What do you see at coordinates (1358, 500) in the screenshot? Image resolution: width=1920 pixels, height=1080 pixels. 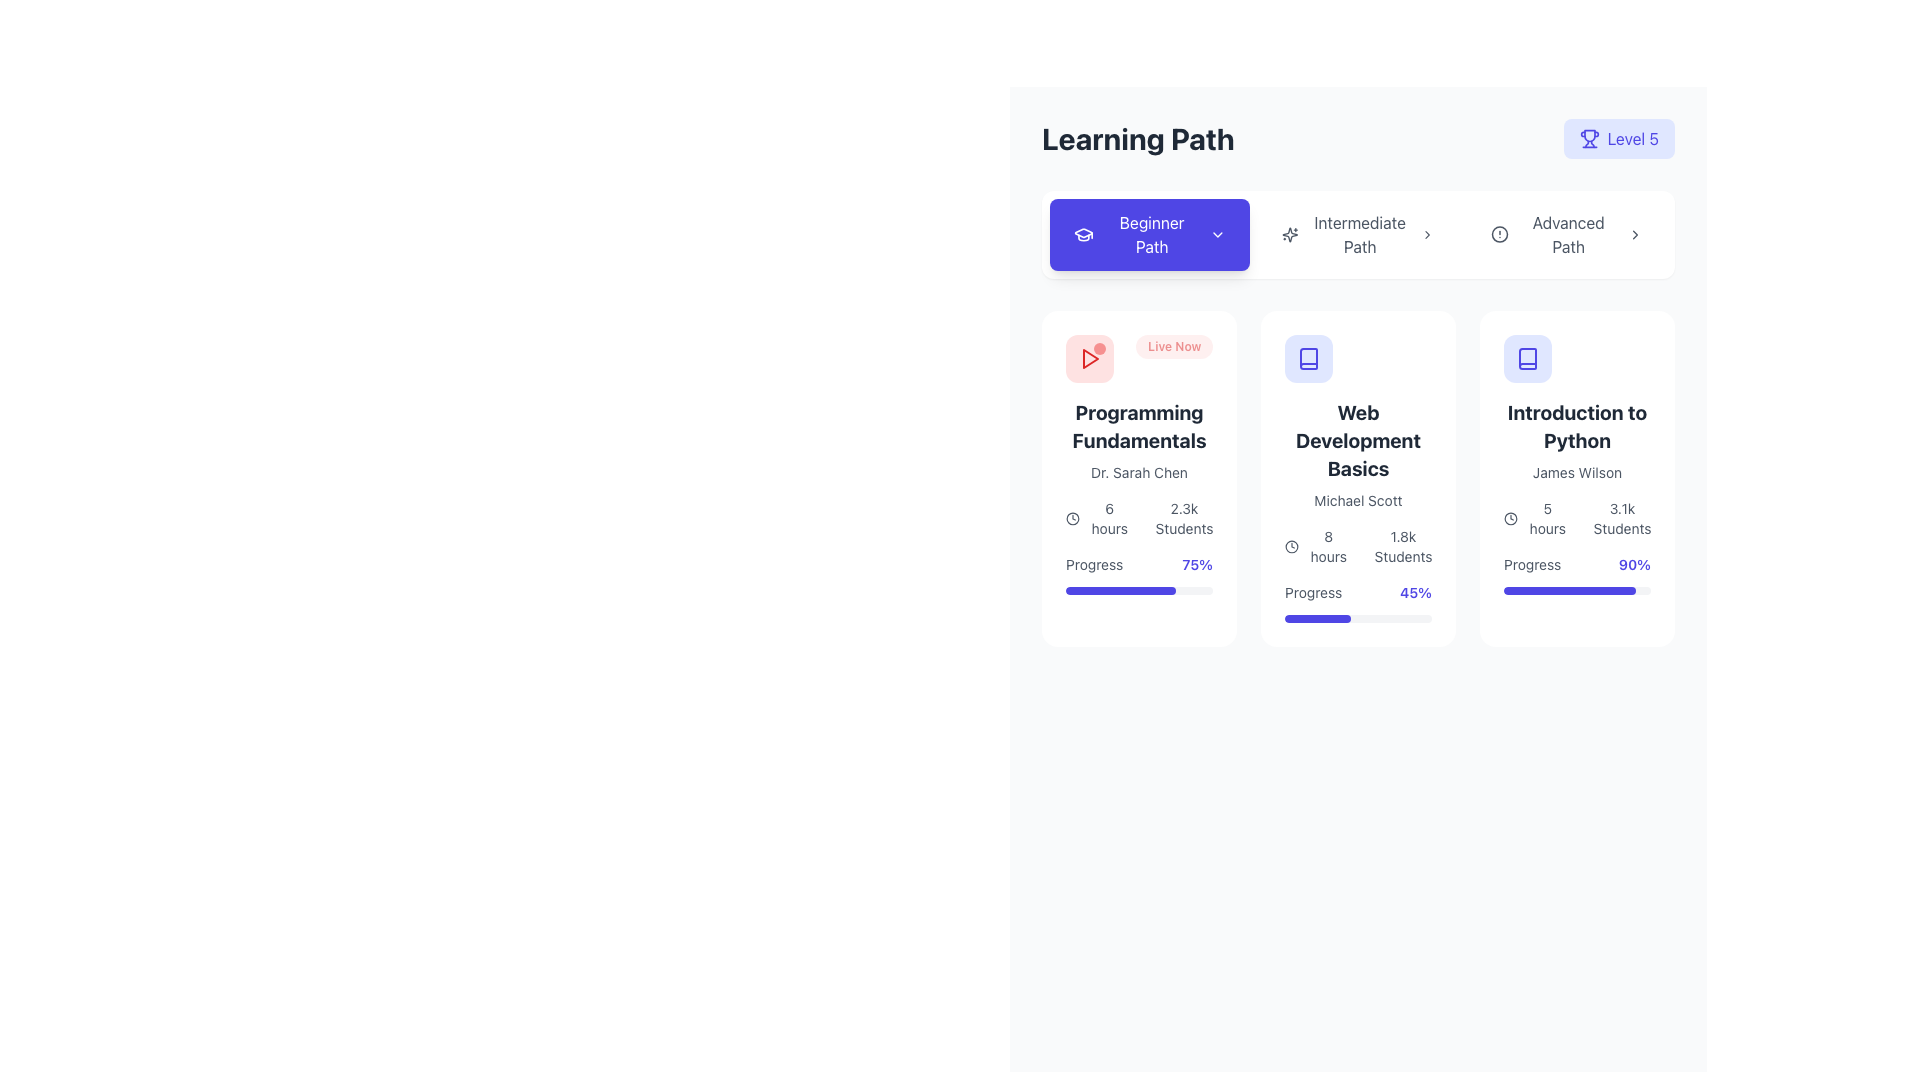 I see `text label that says 'Michael Scott', which is displayed in gray color and small font size, located below the title 'Web Development Basics' within the course details card` at bounding box center [1358, 500].